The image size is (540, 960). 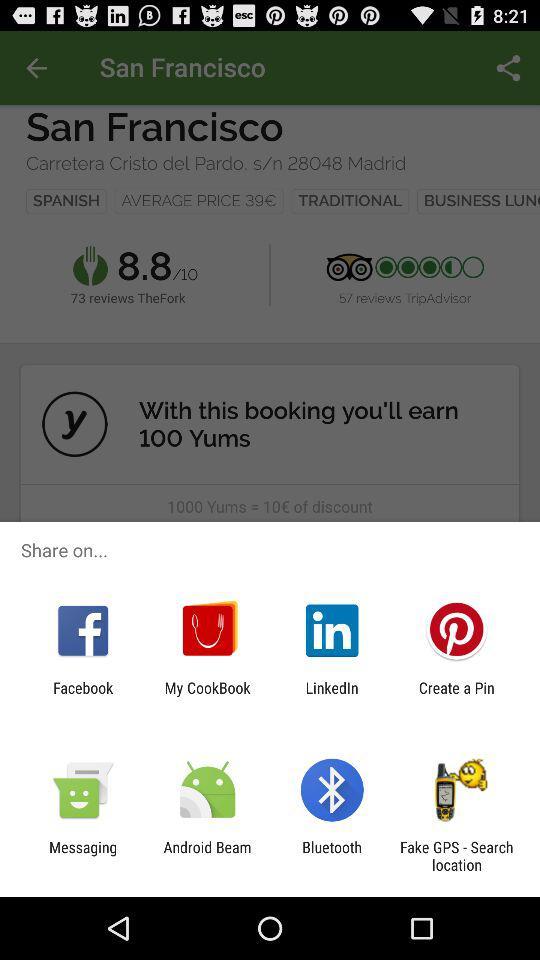 What do you see at coordinates (82, 855) in the screenshot?
I see `item to the left of android beam` at bounding box center [82, 855].